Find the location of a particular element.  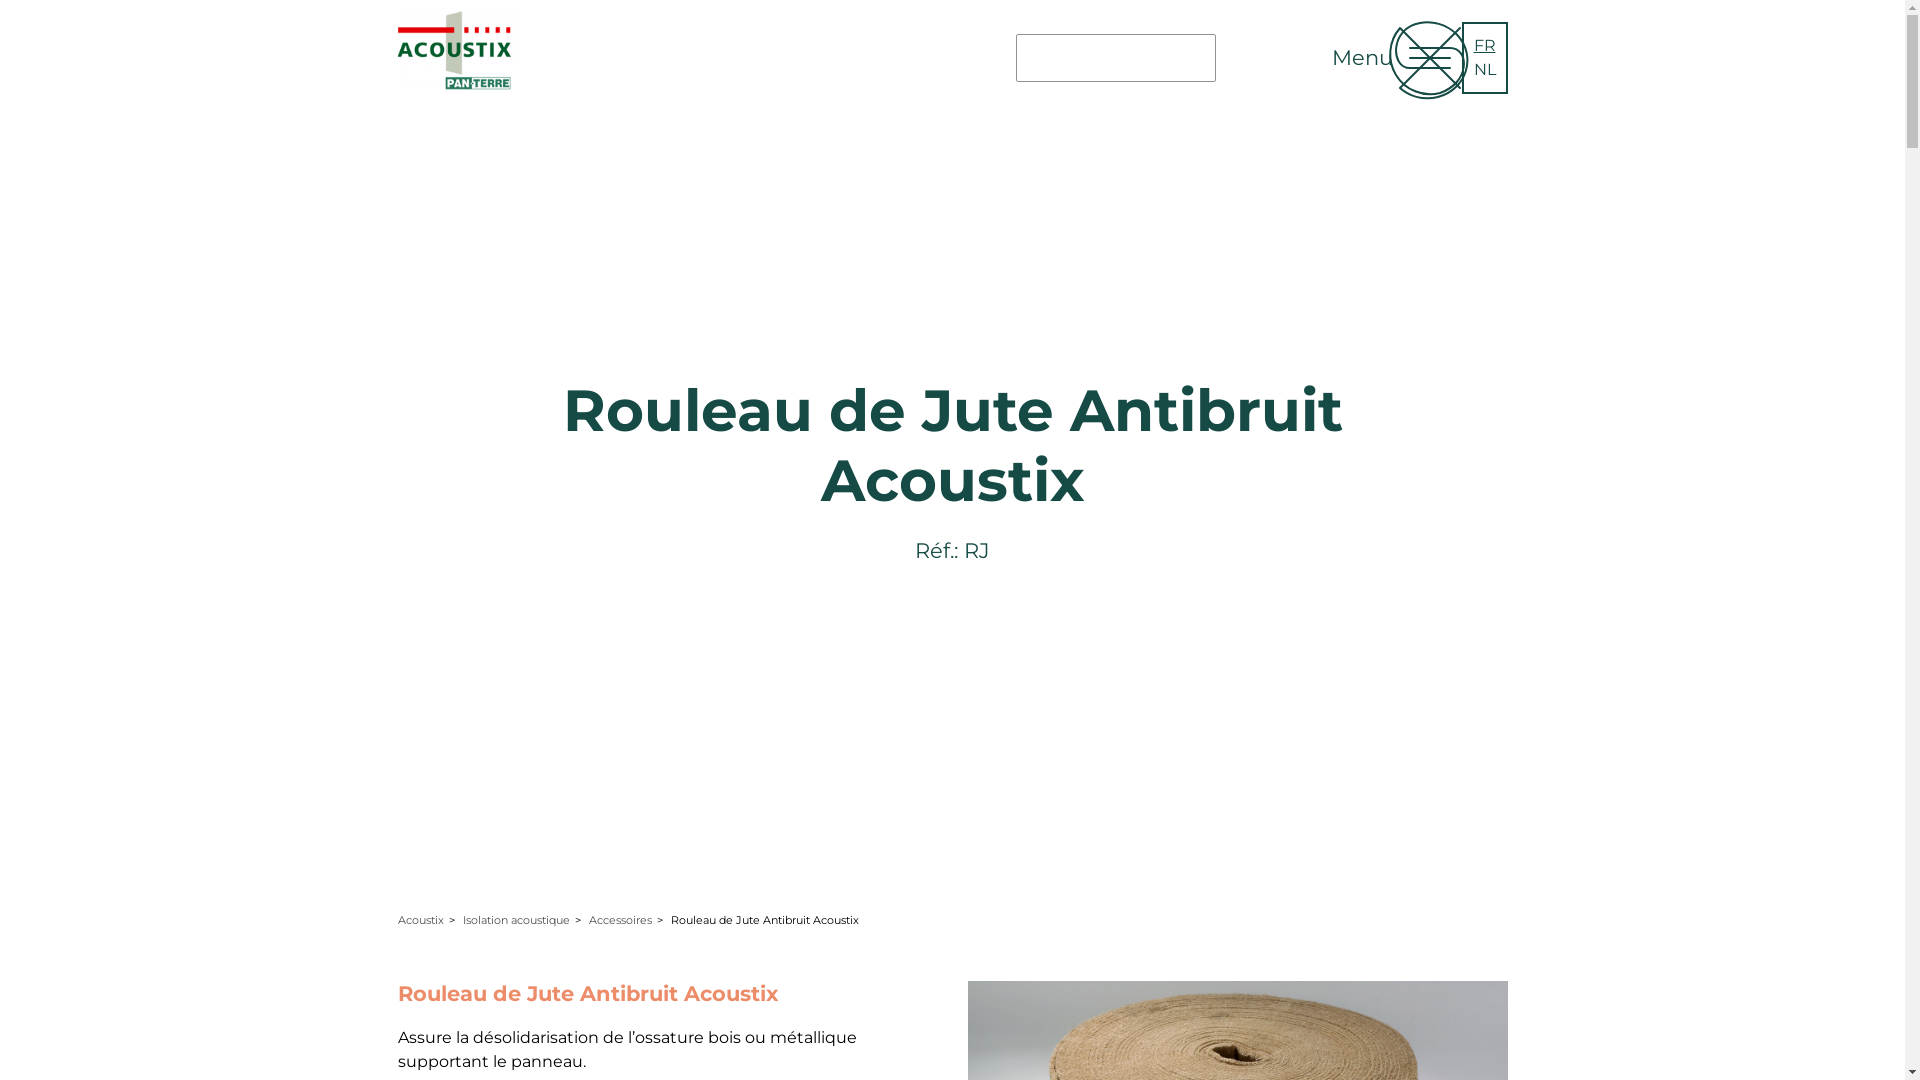

'Isolation acoustique' is located at coordinates (515, 920).